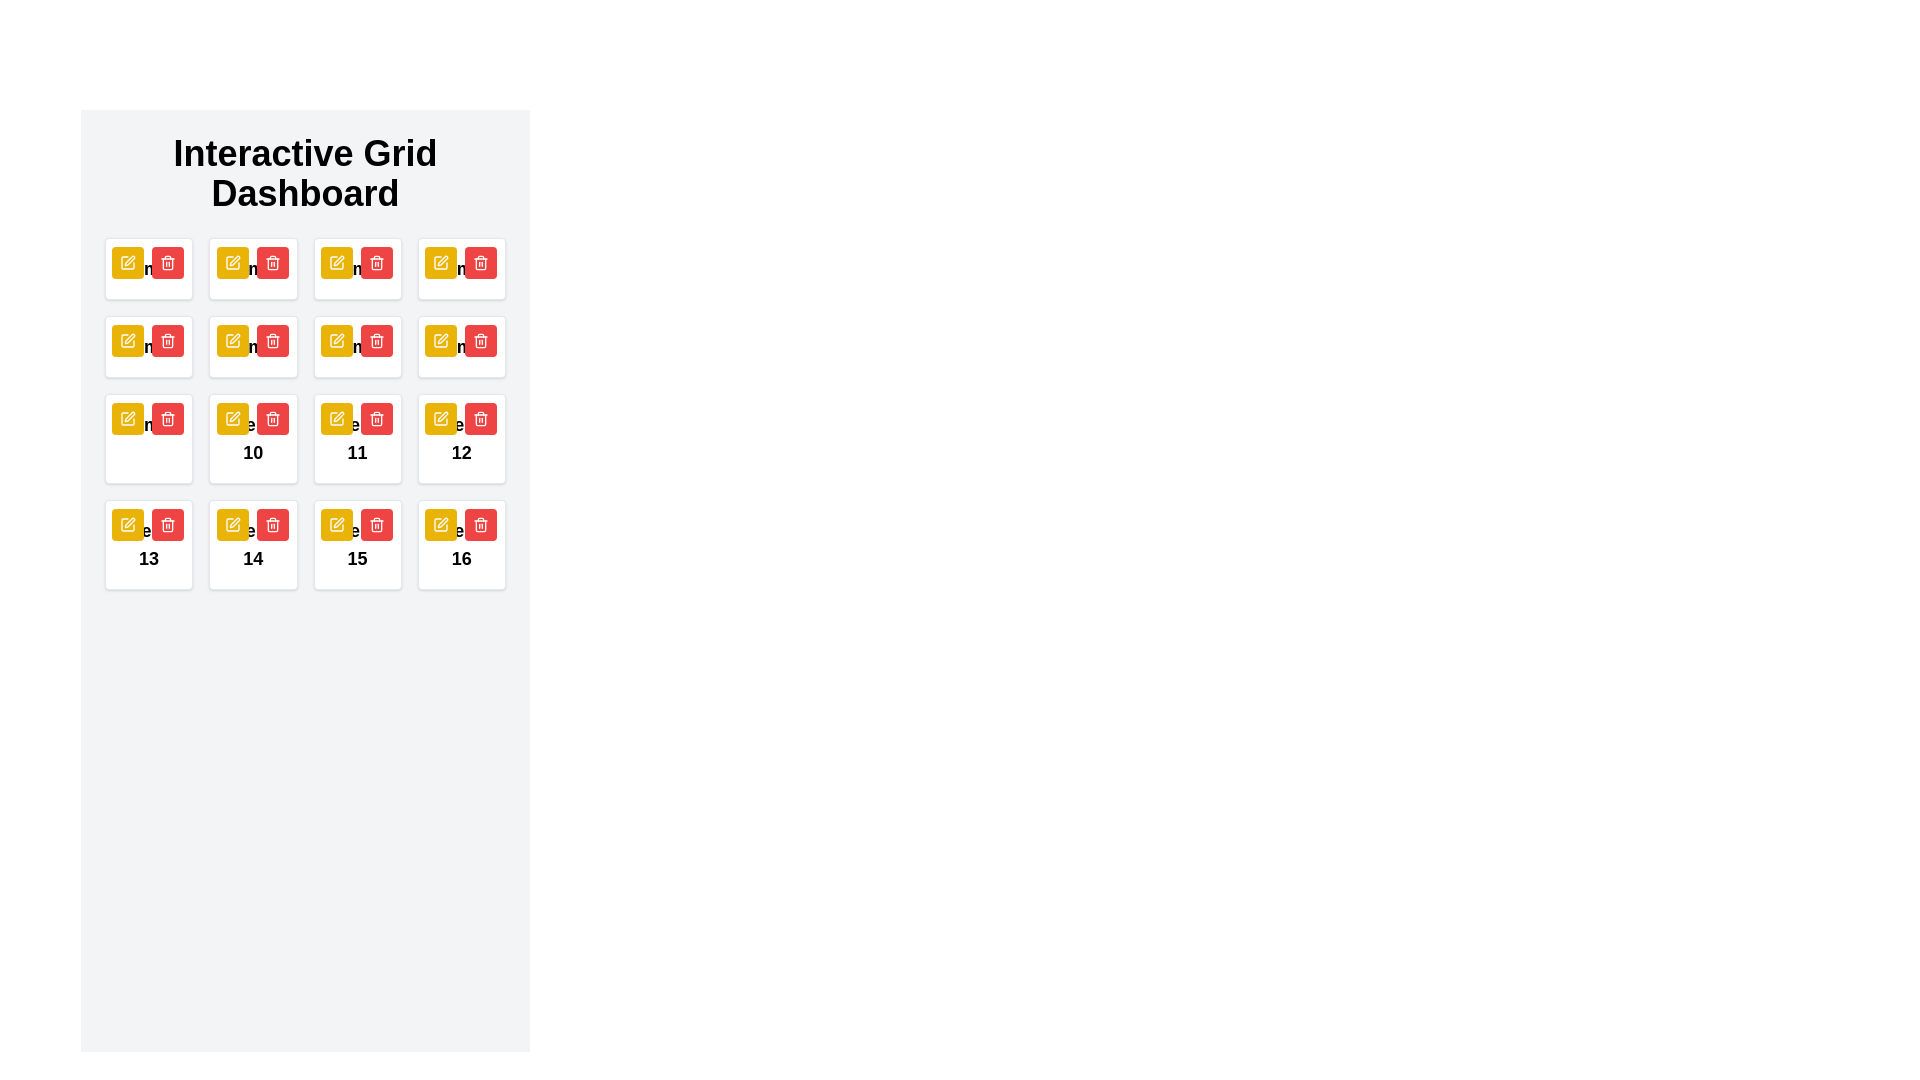 This screenshot has width=1920, height=1080. Describe the element at coordinates (336, 523) in the screenshot. I see `the left button` at that location.